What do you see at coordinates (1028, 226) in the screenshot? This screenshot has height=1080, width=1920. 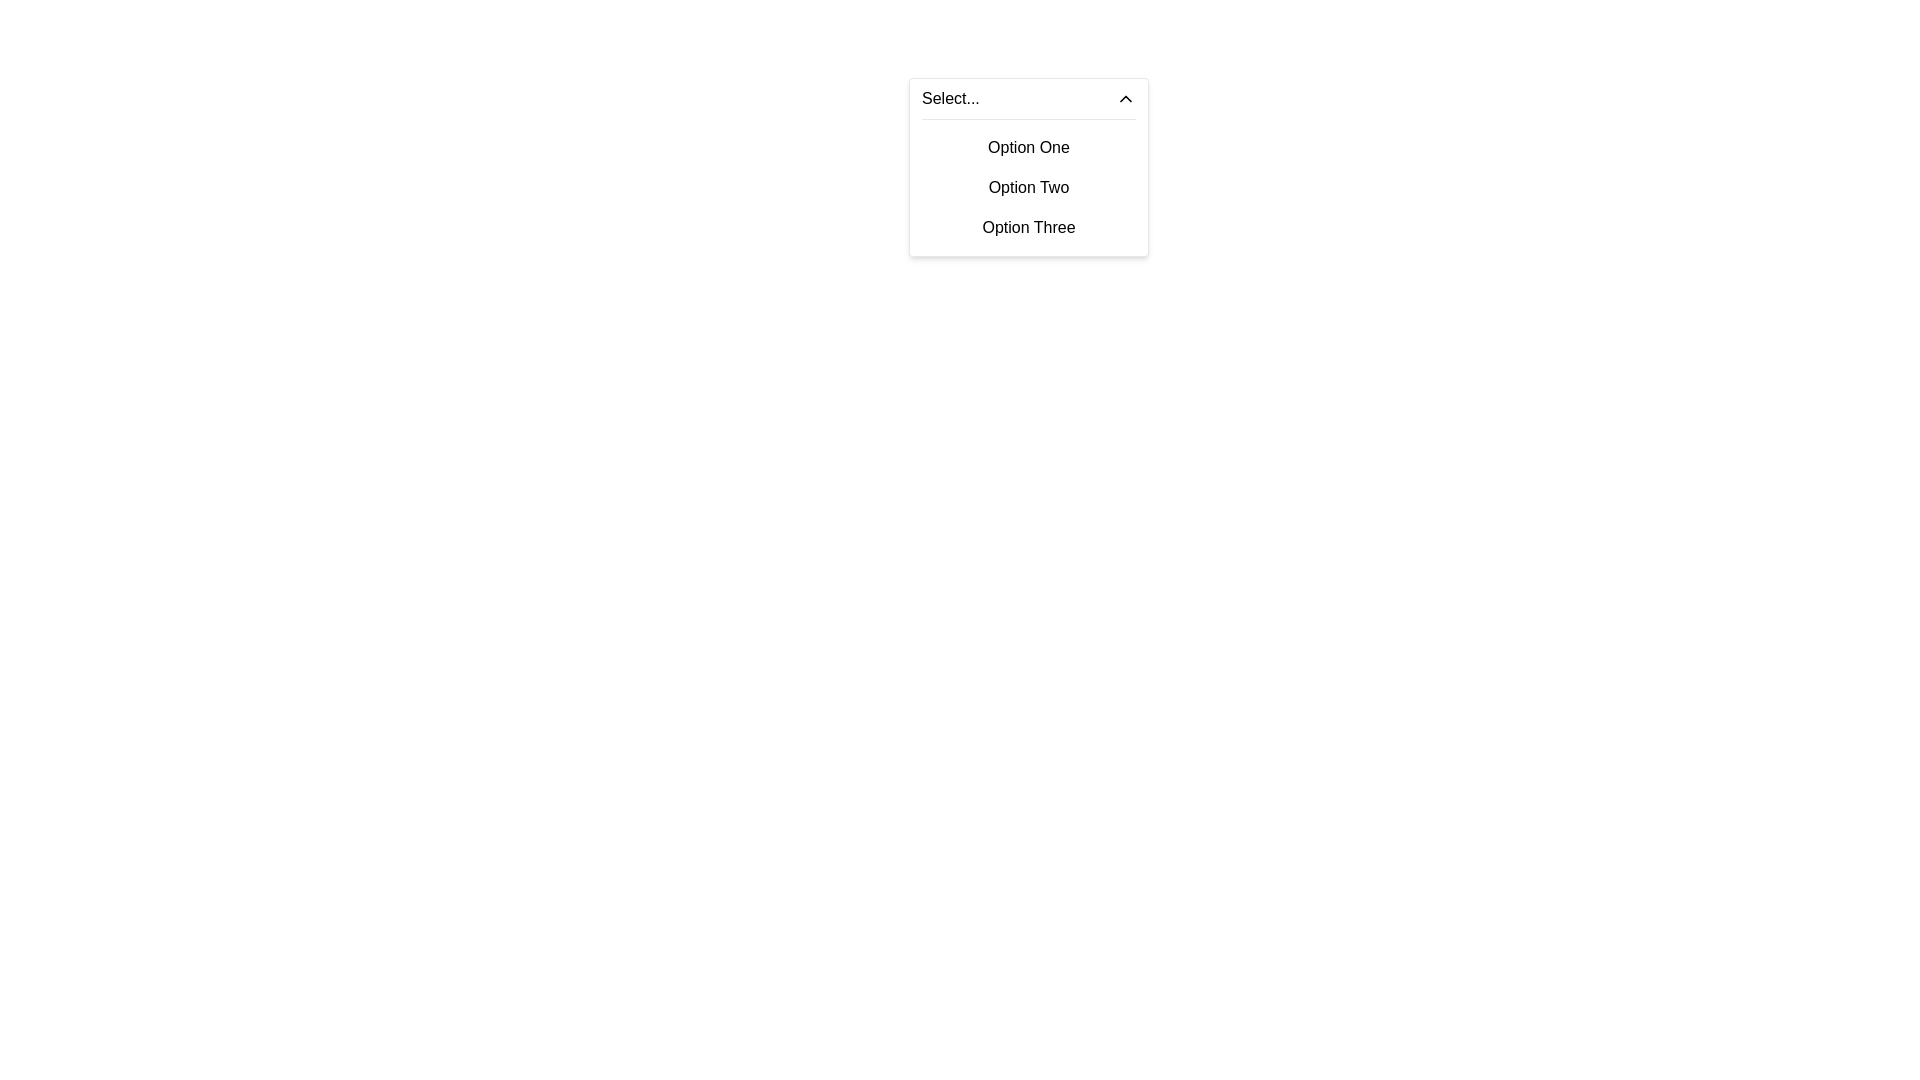 I see `the 'Option Three' in the dropdown list` at bounding box center [1028, 226].